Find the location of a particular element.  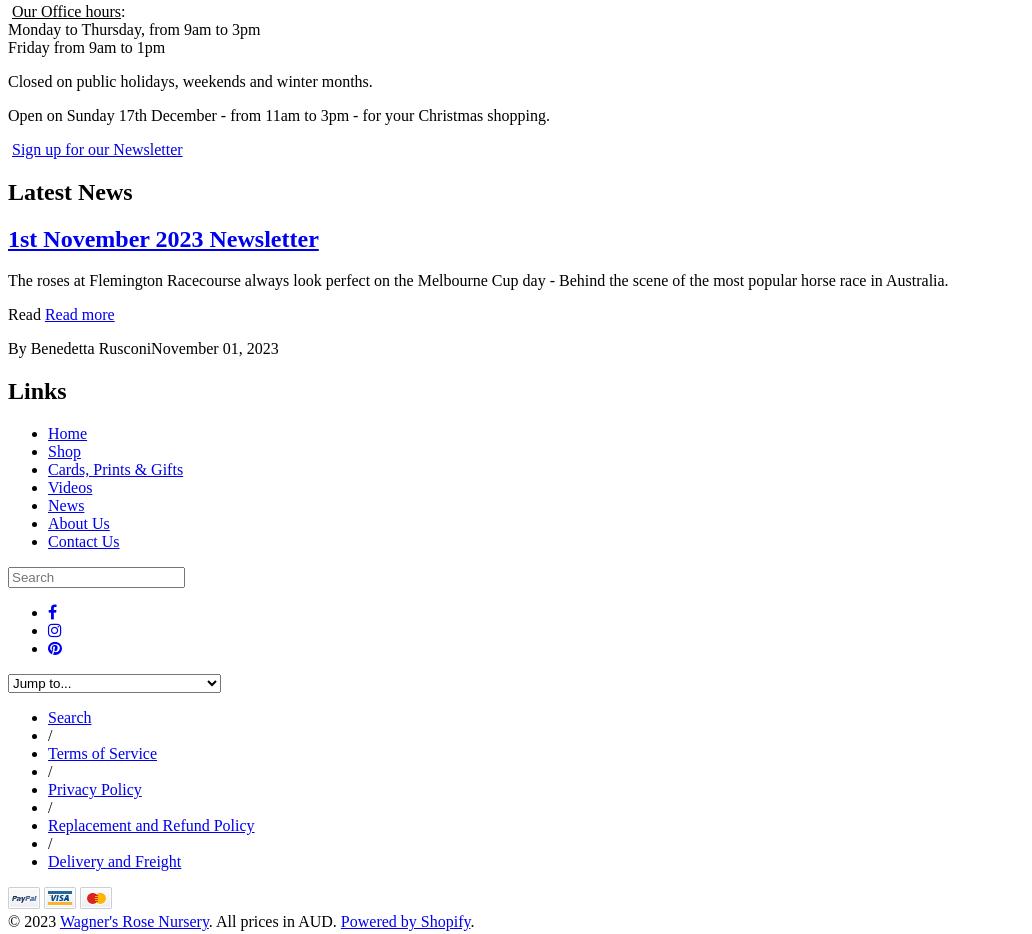

':' is located at coordinates (123, 9).